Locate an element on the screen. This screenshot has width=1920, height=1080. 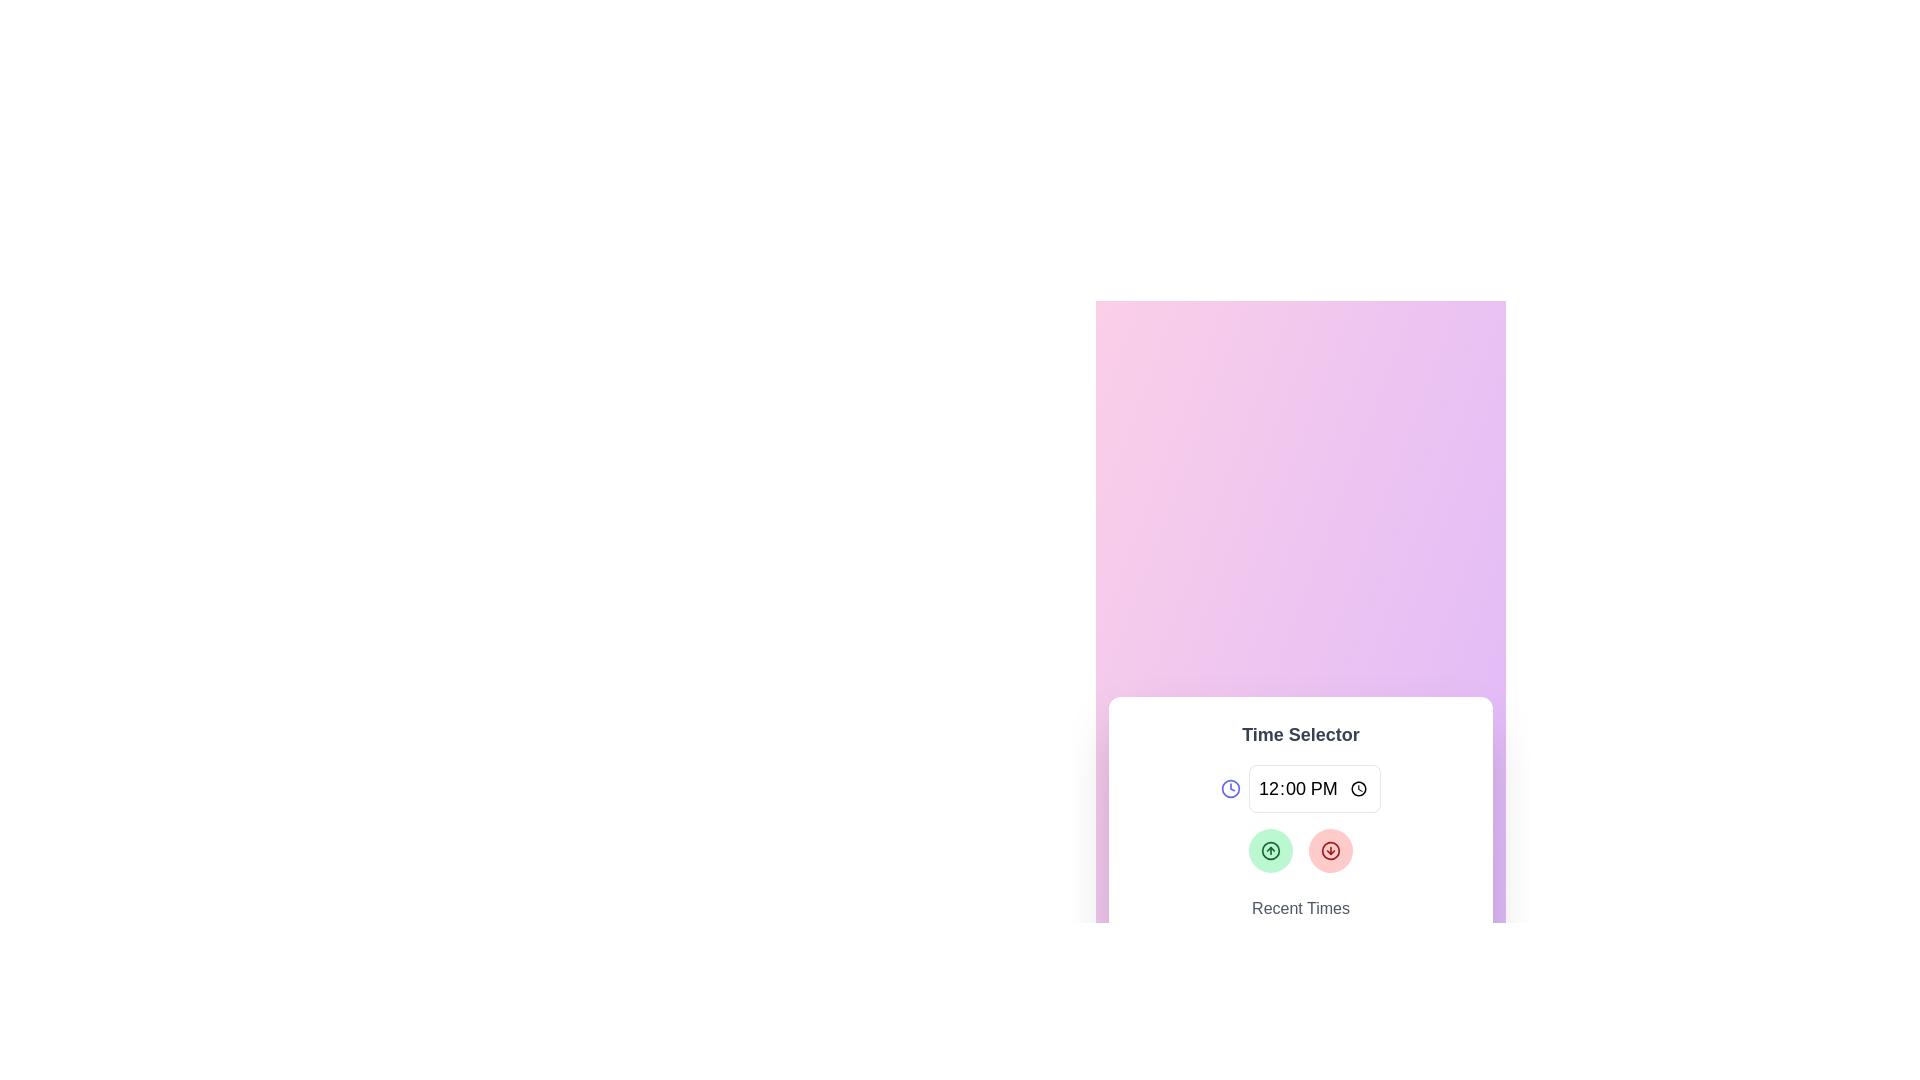
the clock icon's outer frame, which is a circle defining the structure of the clock icon, located to the left of the time display in the time selector interface is located at coordinates (1230, 788).